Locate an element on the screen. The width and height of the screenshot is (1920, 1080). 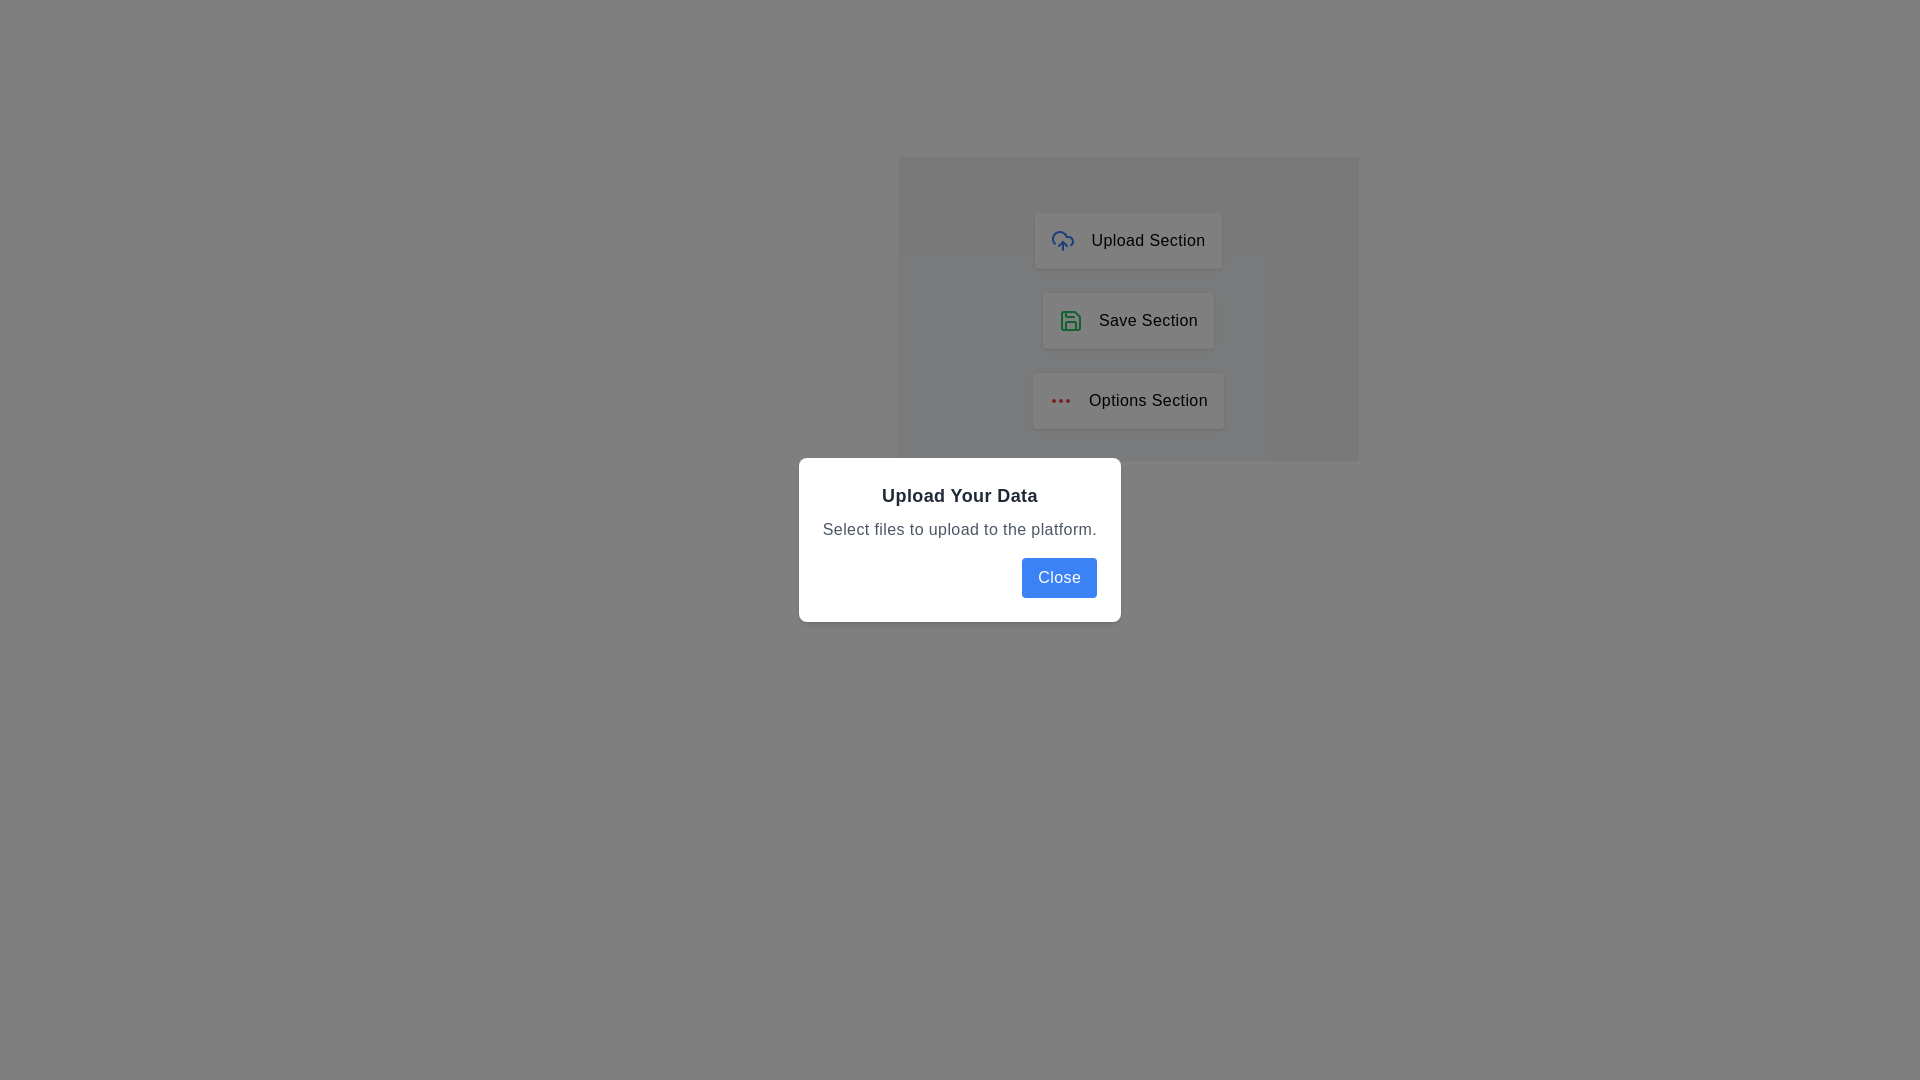
the 'Save Section' button, which is a rectangular button with a white background, rounded corners, and a green save disk icon, located between the 'Upload Section' and 'Options Section' buttons is located at coordinates (1128, 319).